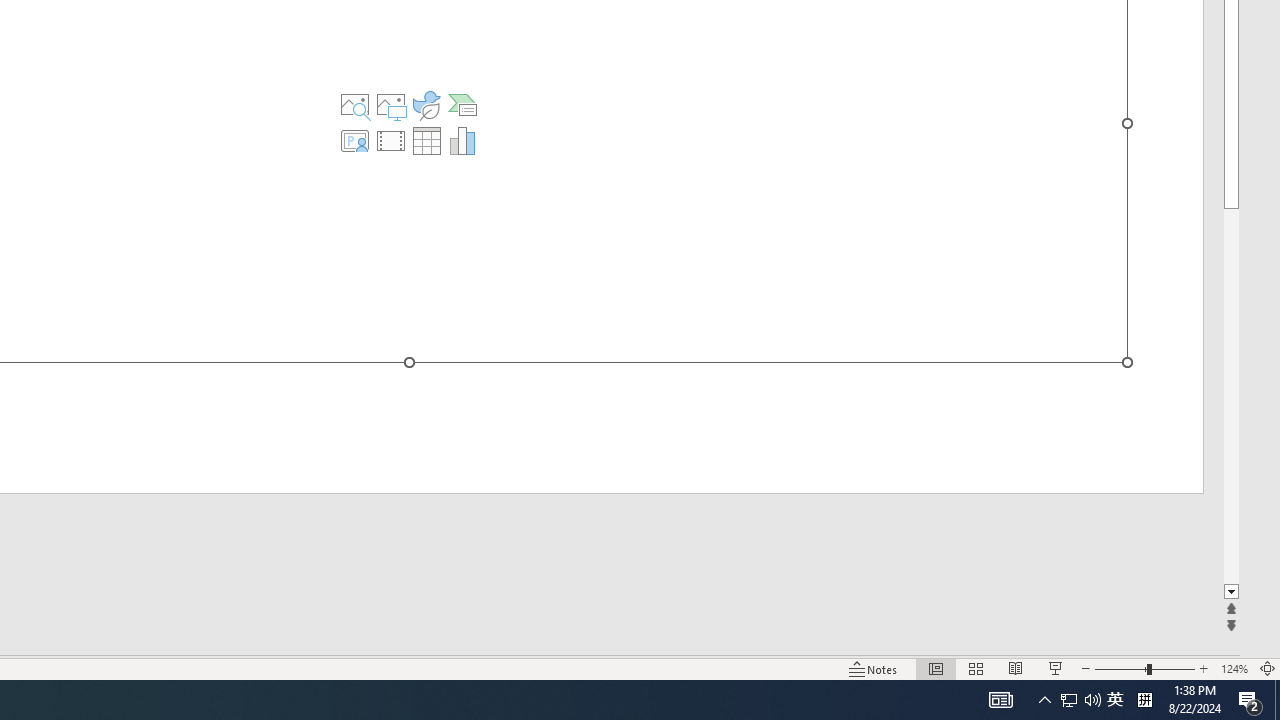 This screenshot has width=1280, height=720. Describe the element at coordinates (355, 140) in the screenshot. I see `'Insert Cameo'` at that location.